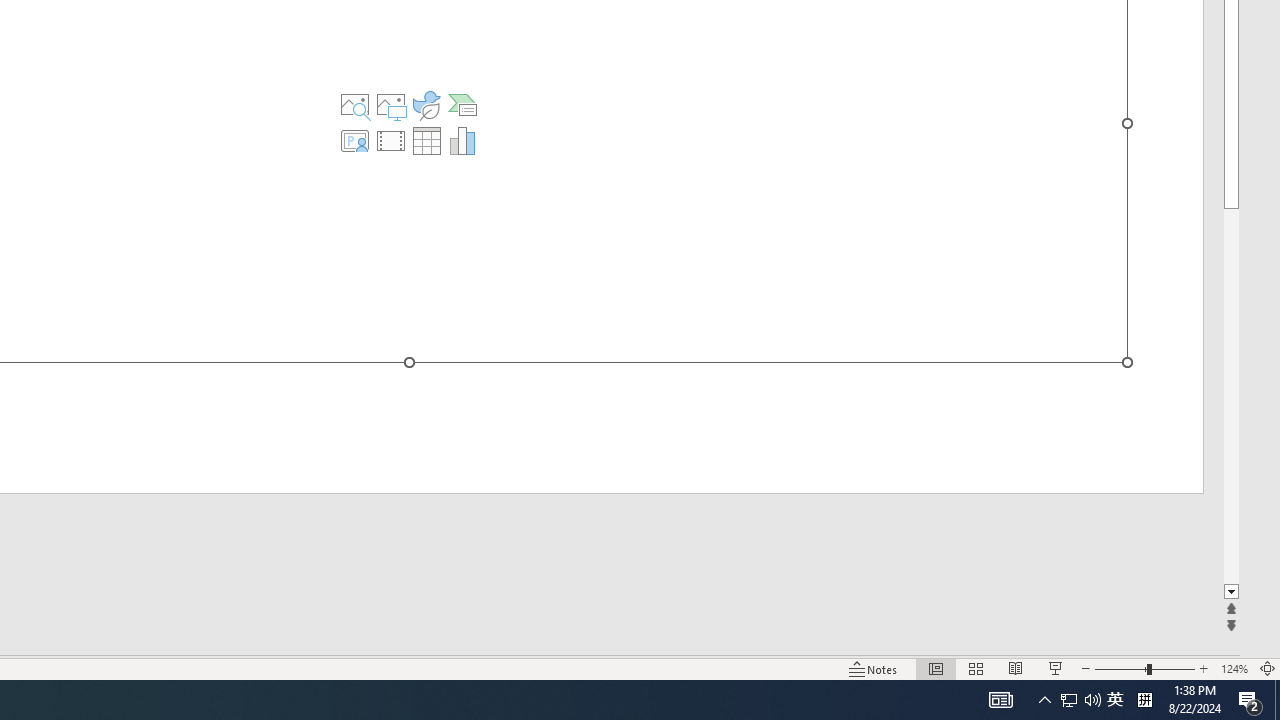 This screenshot has width=1280, height=720. Describe the element at coordinates (355, 140) in the screenshot. I see `'Insert Cameo'` at that location.